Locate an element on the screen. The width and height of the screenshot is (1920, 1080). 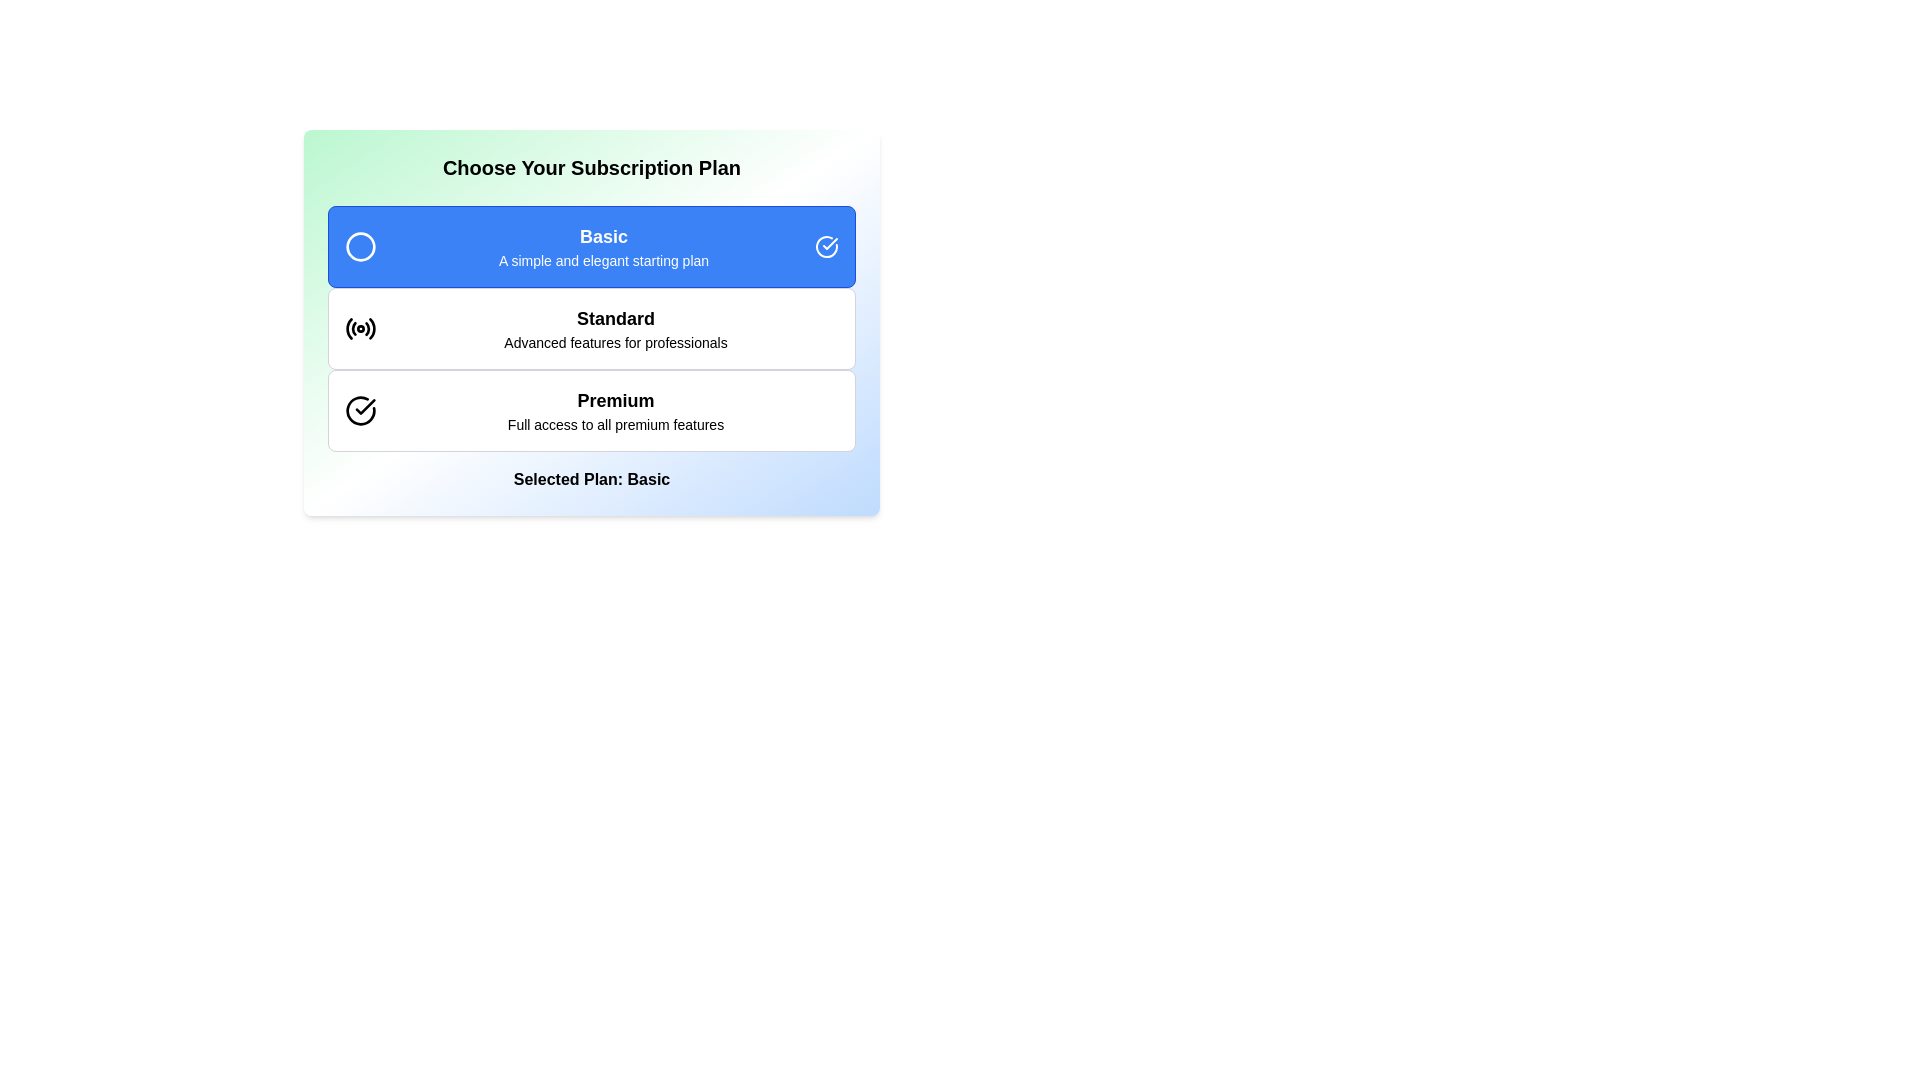
the circular icon with a thin border and empty interior, located at the left side of the 'Basic' subscription option panel is located at coordinates (360, 245).